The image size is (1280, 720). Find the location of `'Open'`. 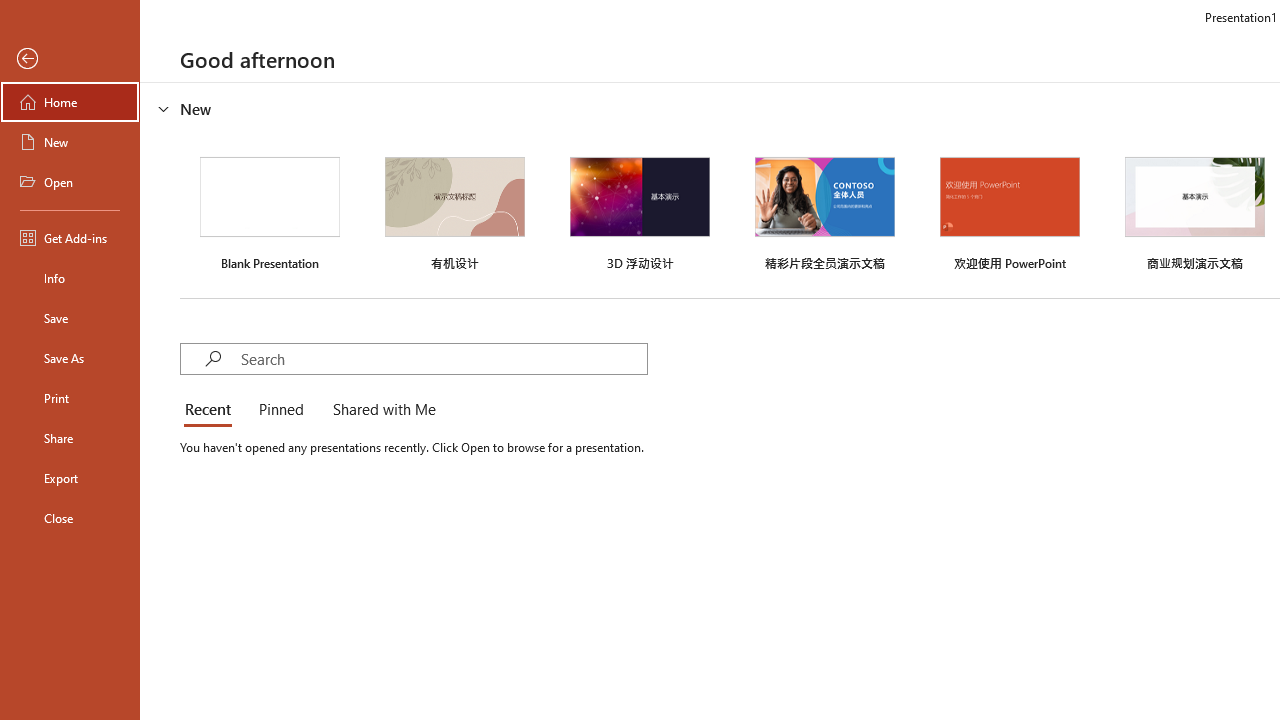

'Open' is located at coordinates (69, 182).